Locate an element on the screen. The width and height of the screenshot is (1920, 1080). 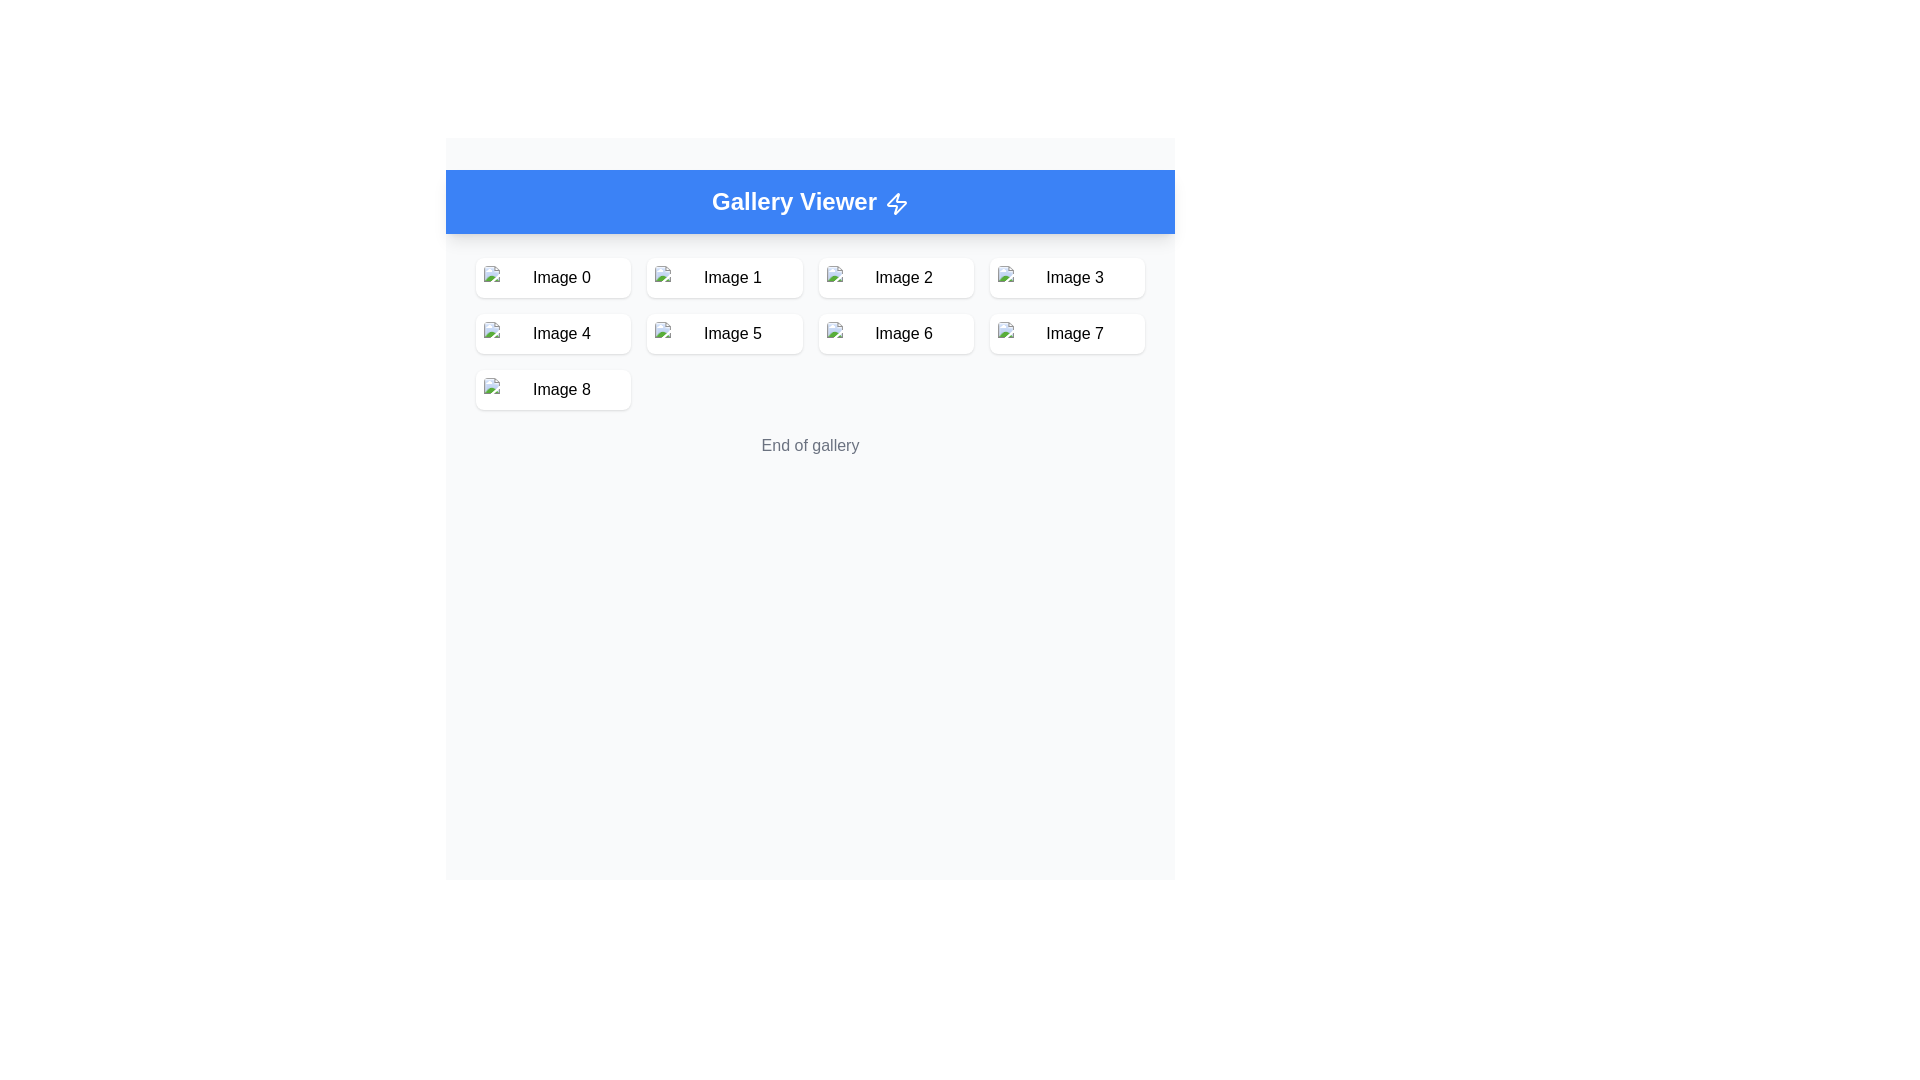
the fourth element in the top row of the gallery viewer, which displays an image and a corresponding label is located at coordinates (1066, 277).